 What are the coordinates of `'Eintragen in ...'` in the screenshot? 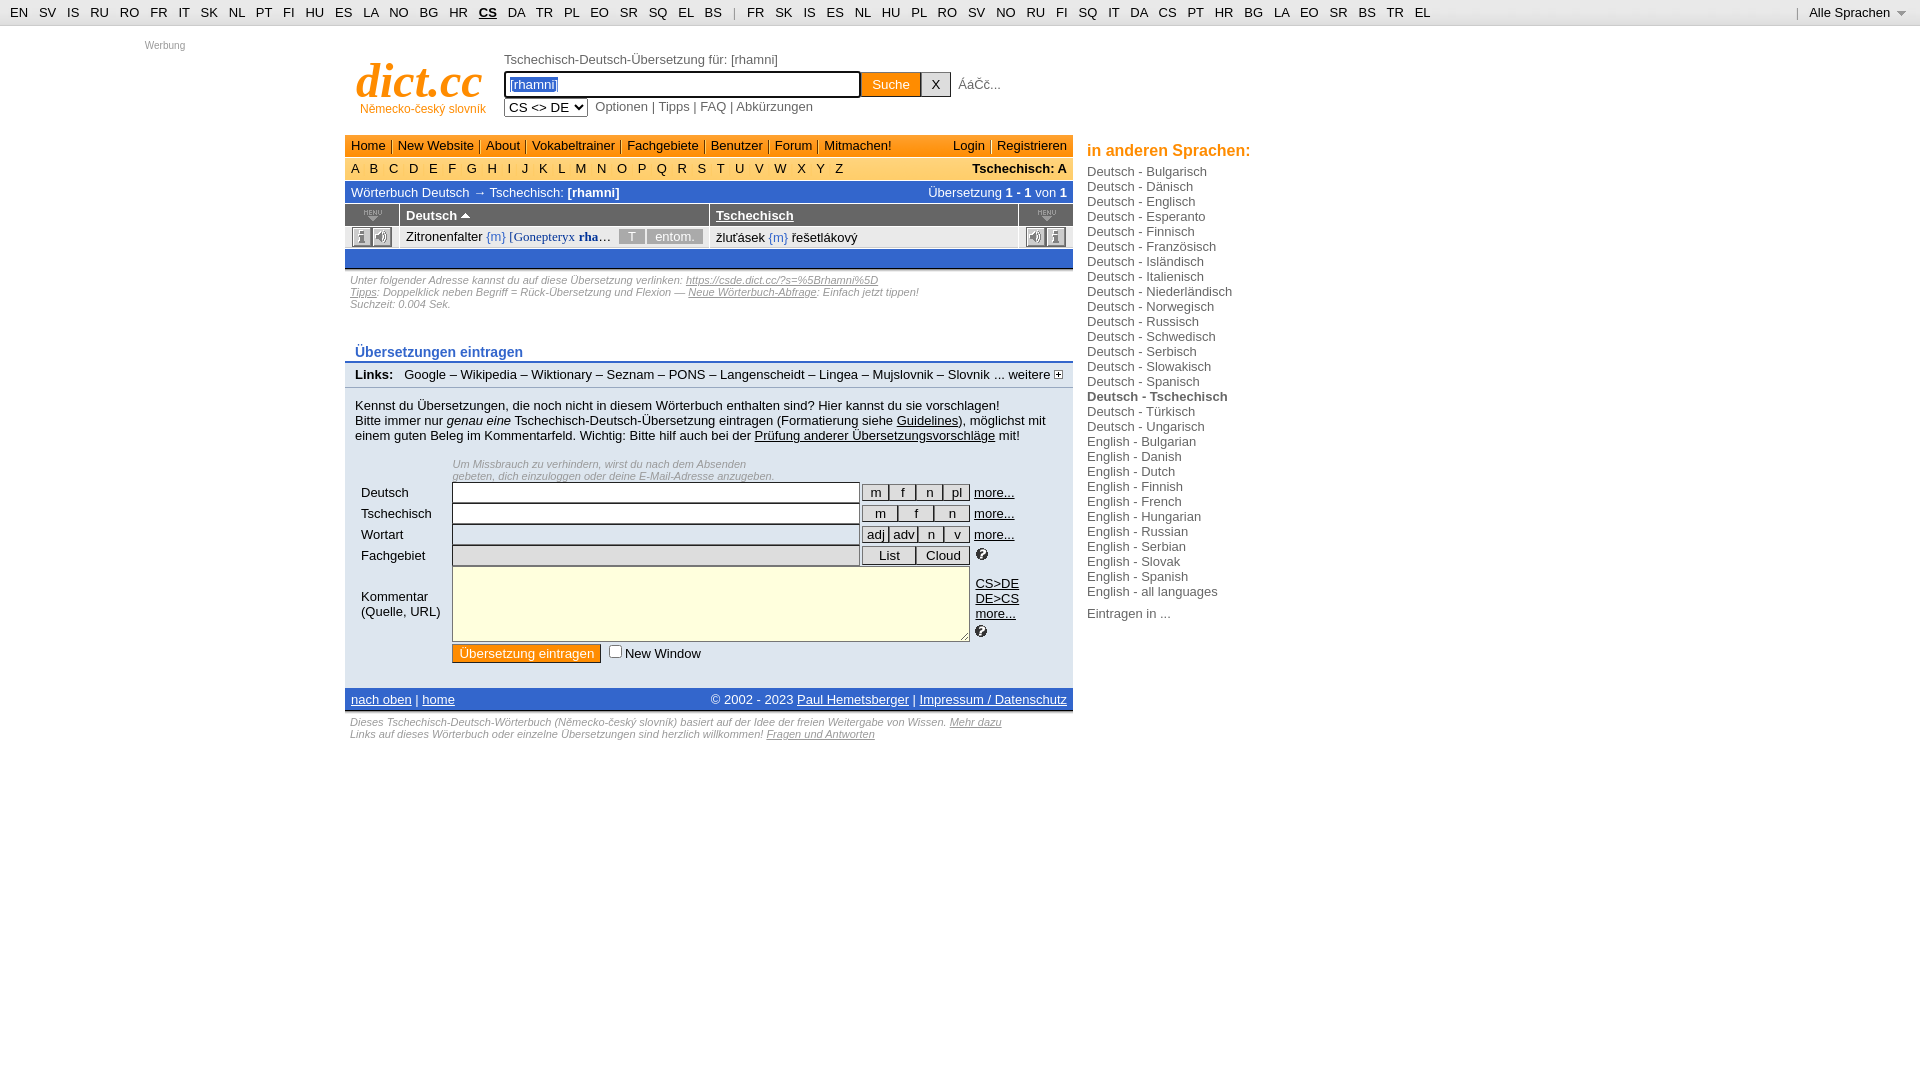 It's located at (1128, 612).